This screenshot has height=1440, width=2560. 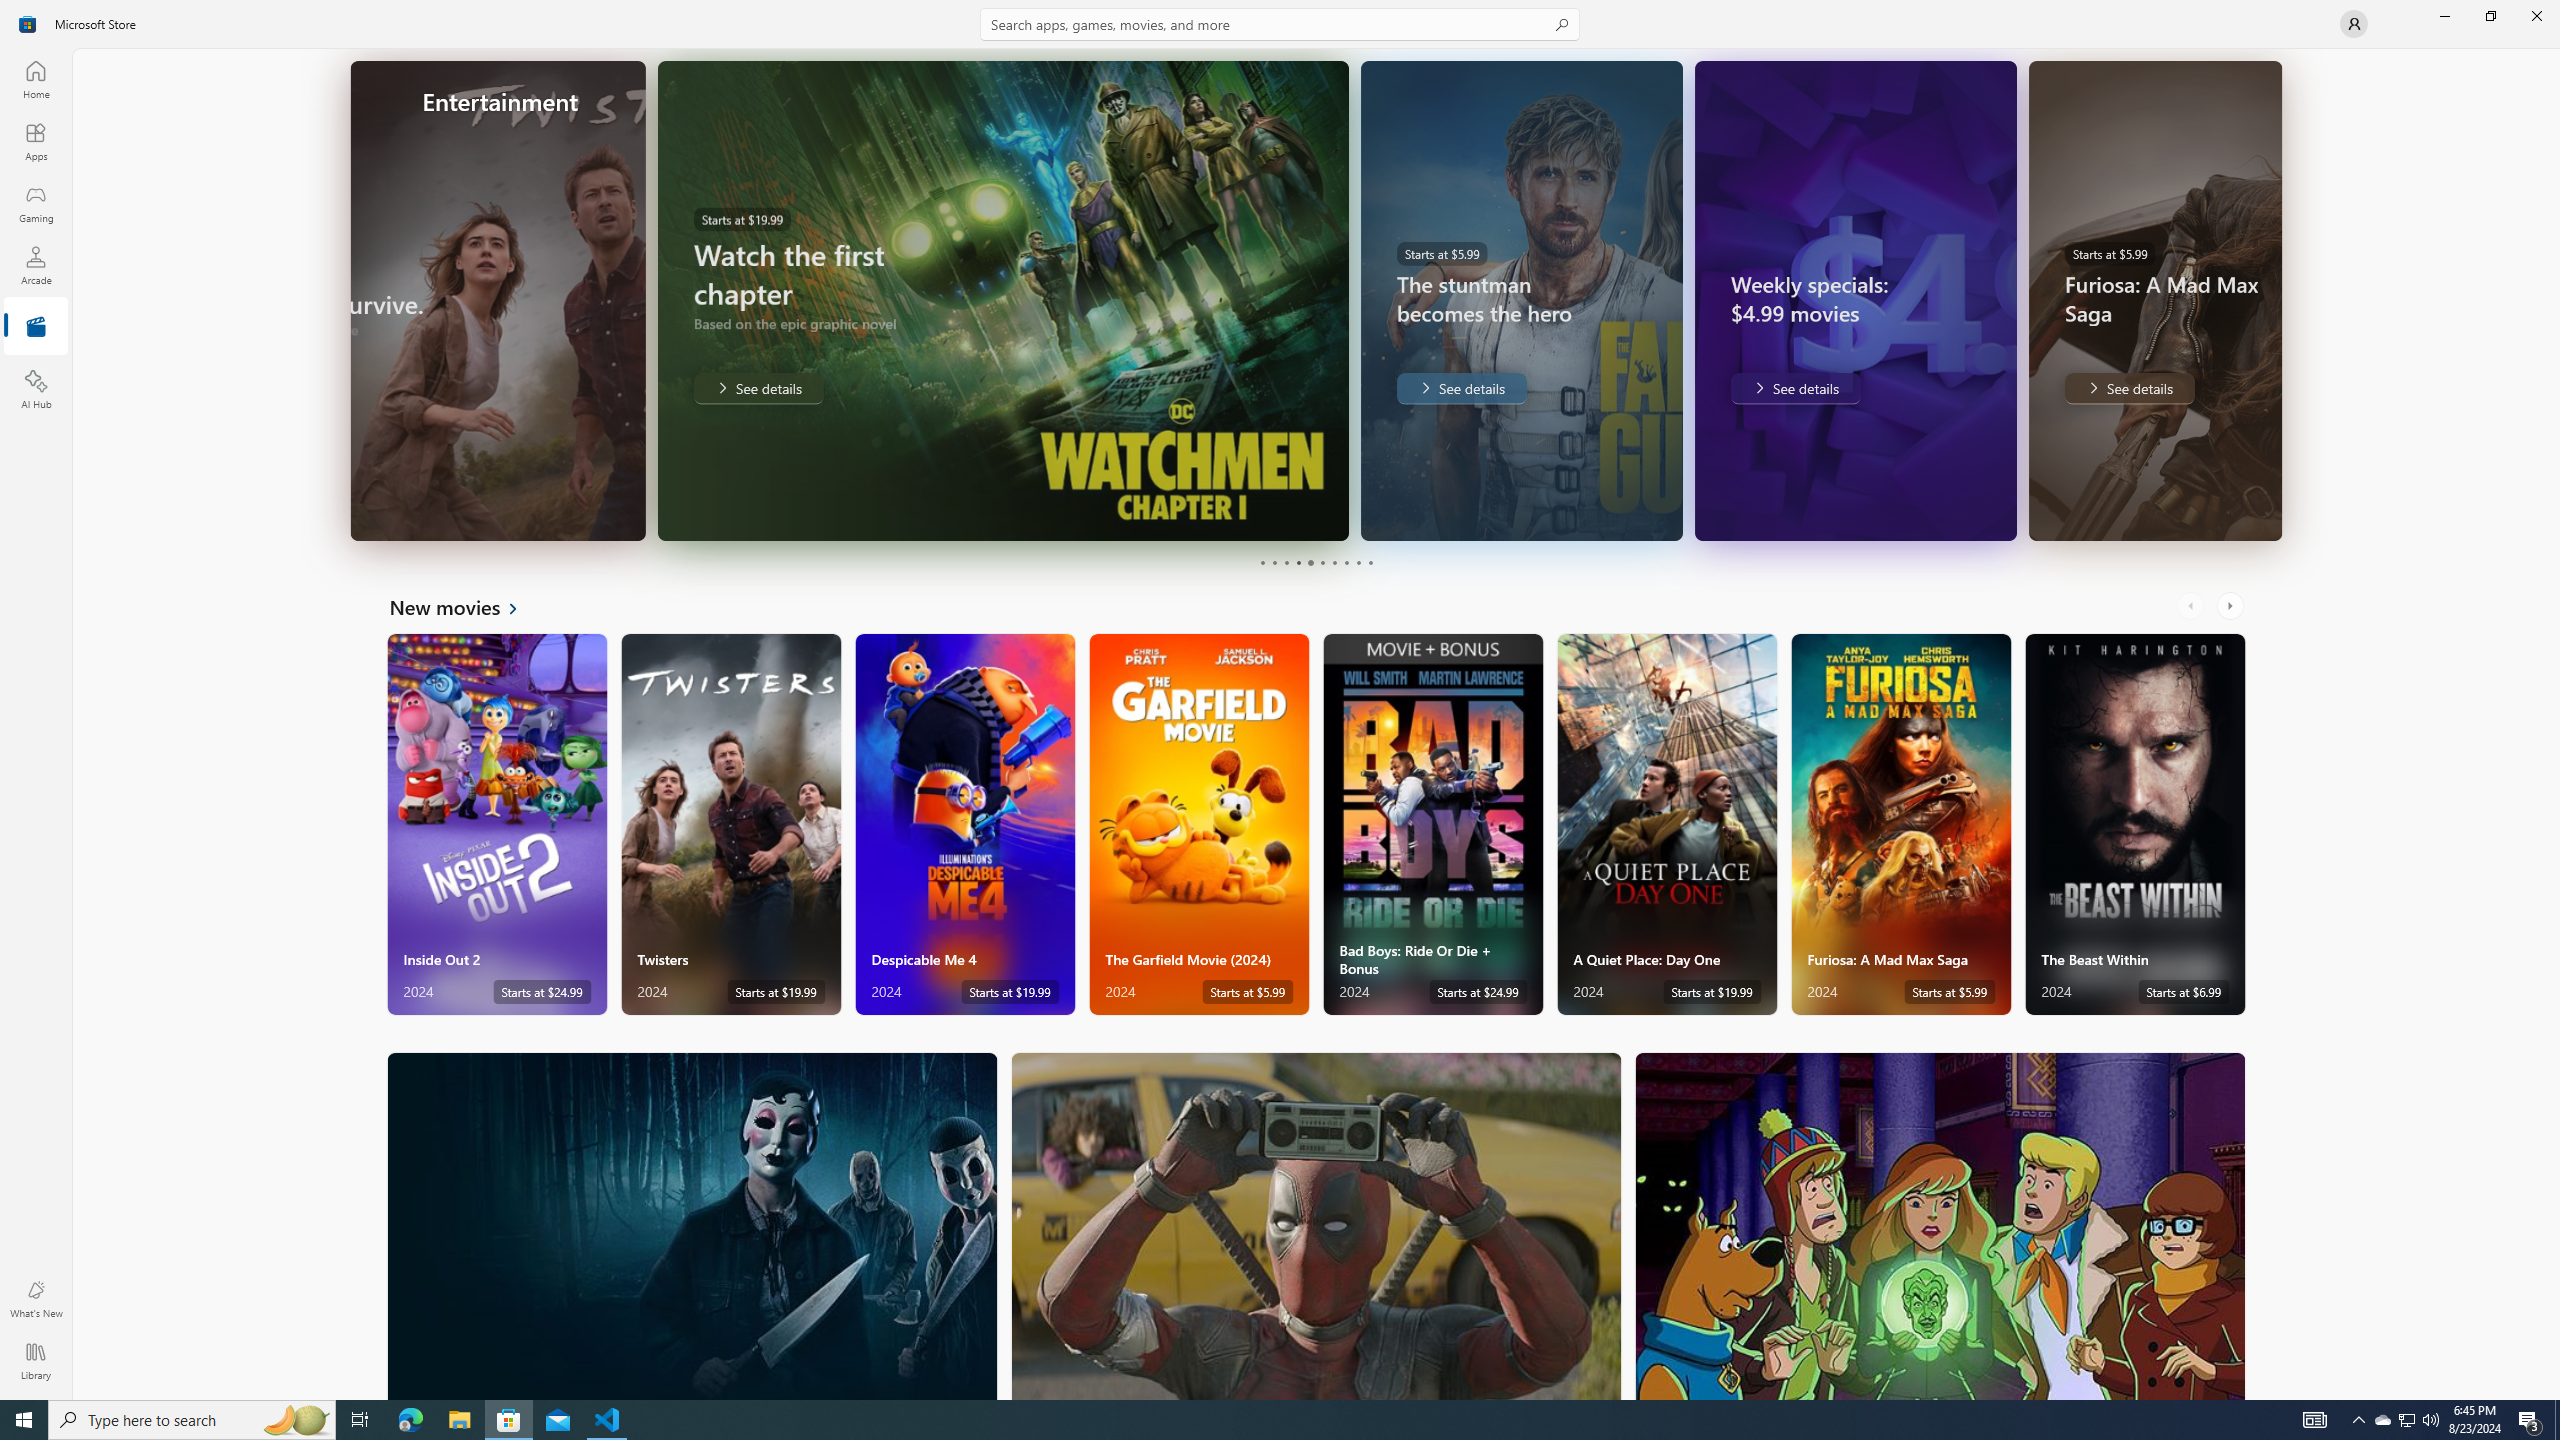 What do you see at coordinates (34, 1298) in the screenshot?
I see `'What'` at bounding box center [34, 1298].